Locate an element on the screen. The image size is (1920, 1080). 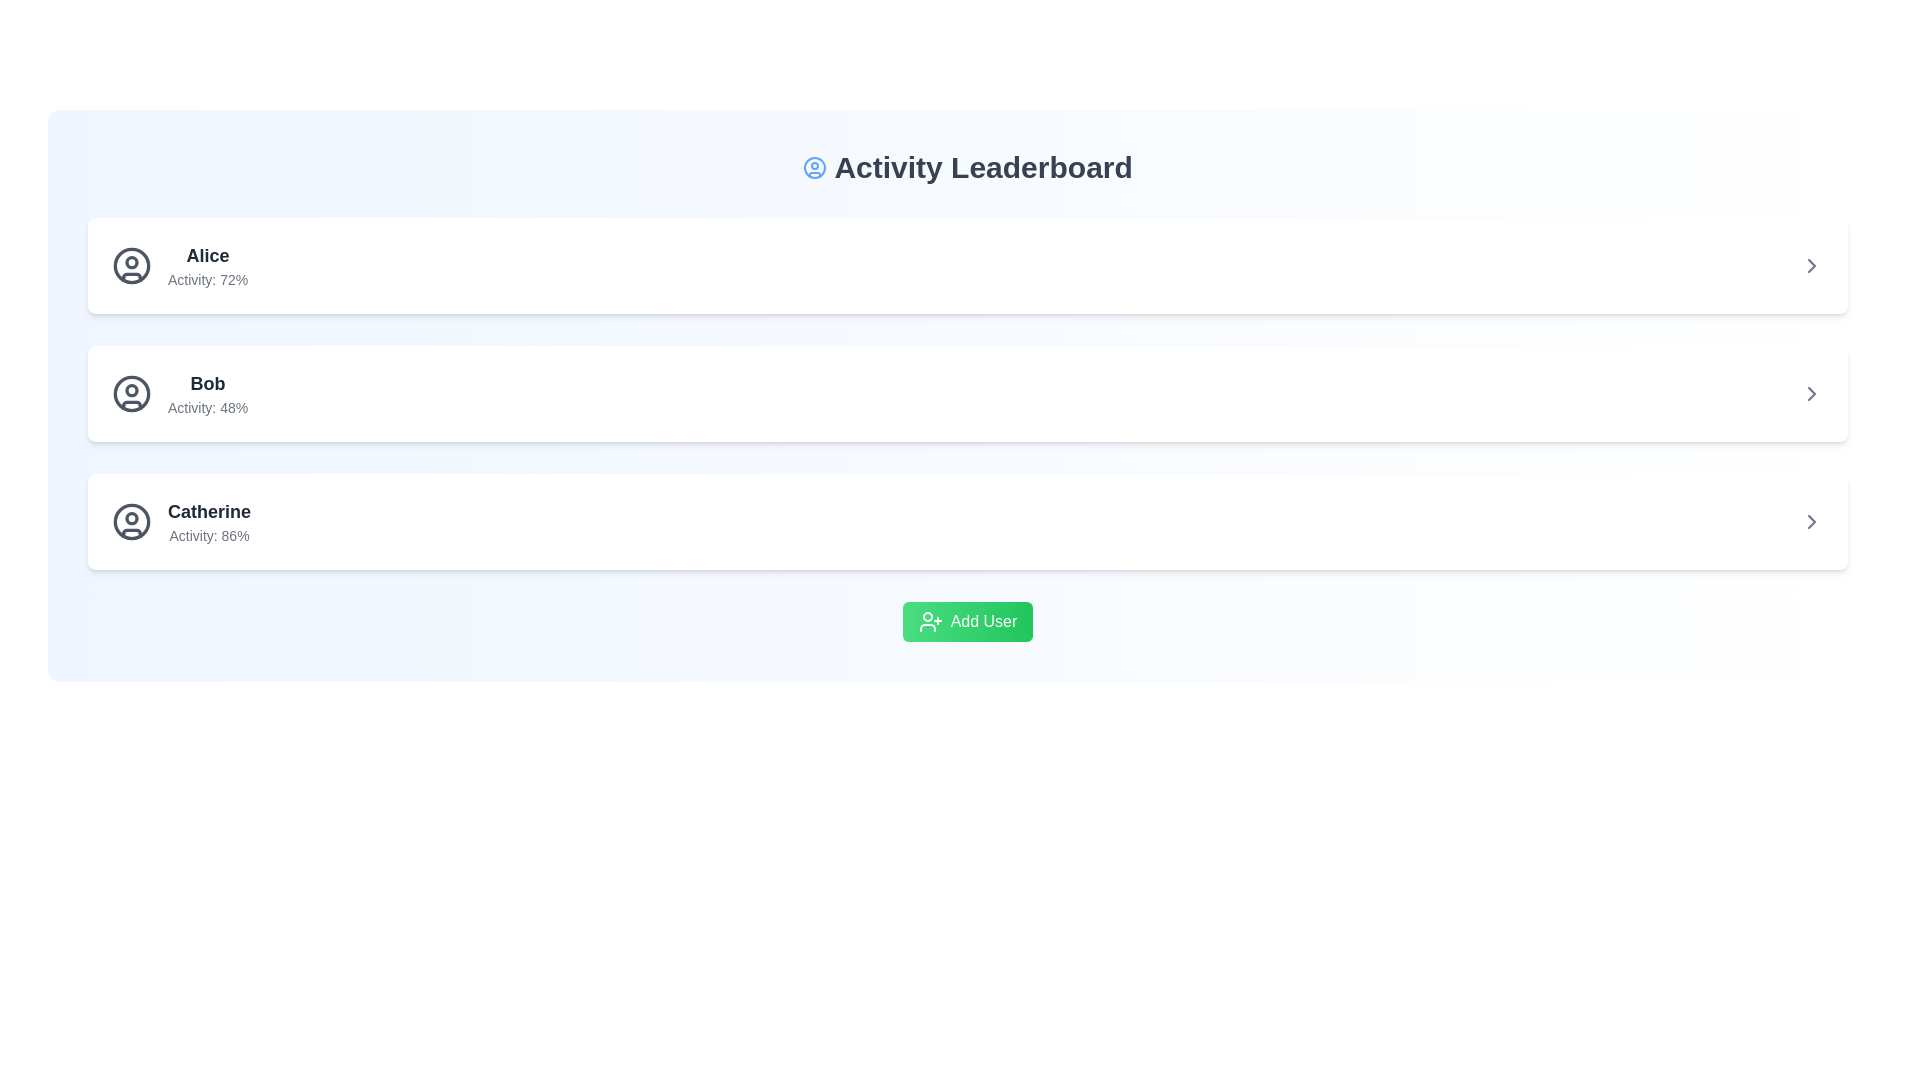
the text display element showing 'Bob' with 'Activity: 48%' underneath in the Activity Leaderboard interface is located at coordinates (208, 393).